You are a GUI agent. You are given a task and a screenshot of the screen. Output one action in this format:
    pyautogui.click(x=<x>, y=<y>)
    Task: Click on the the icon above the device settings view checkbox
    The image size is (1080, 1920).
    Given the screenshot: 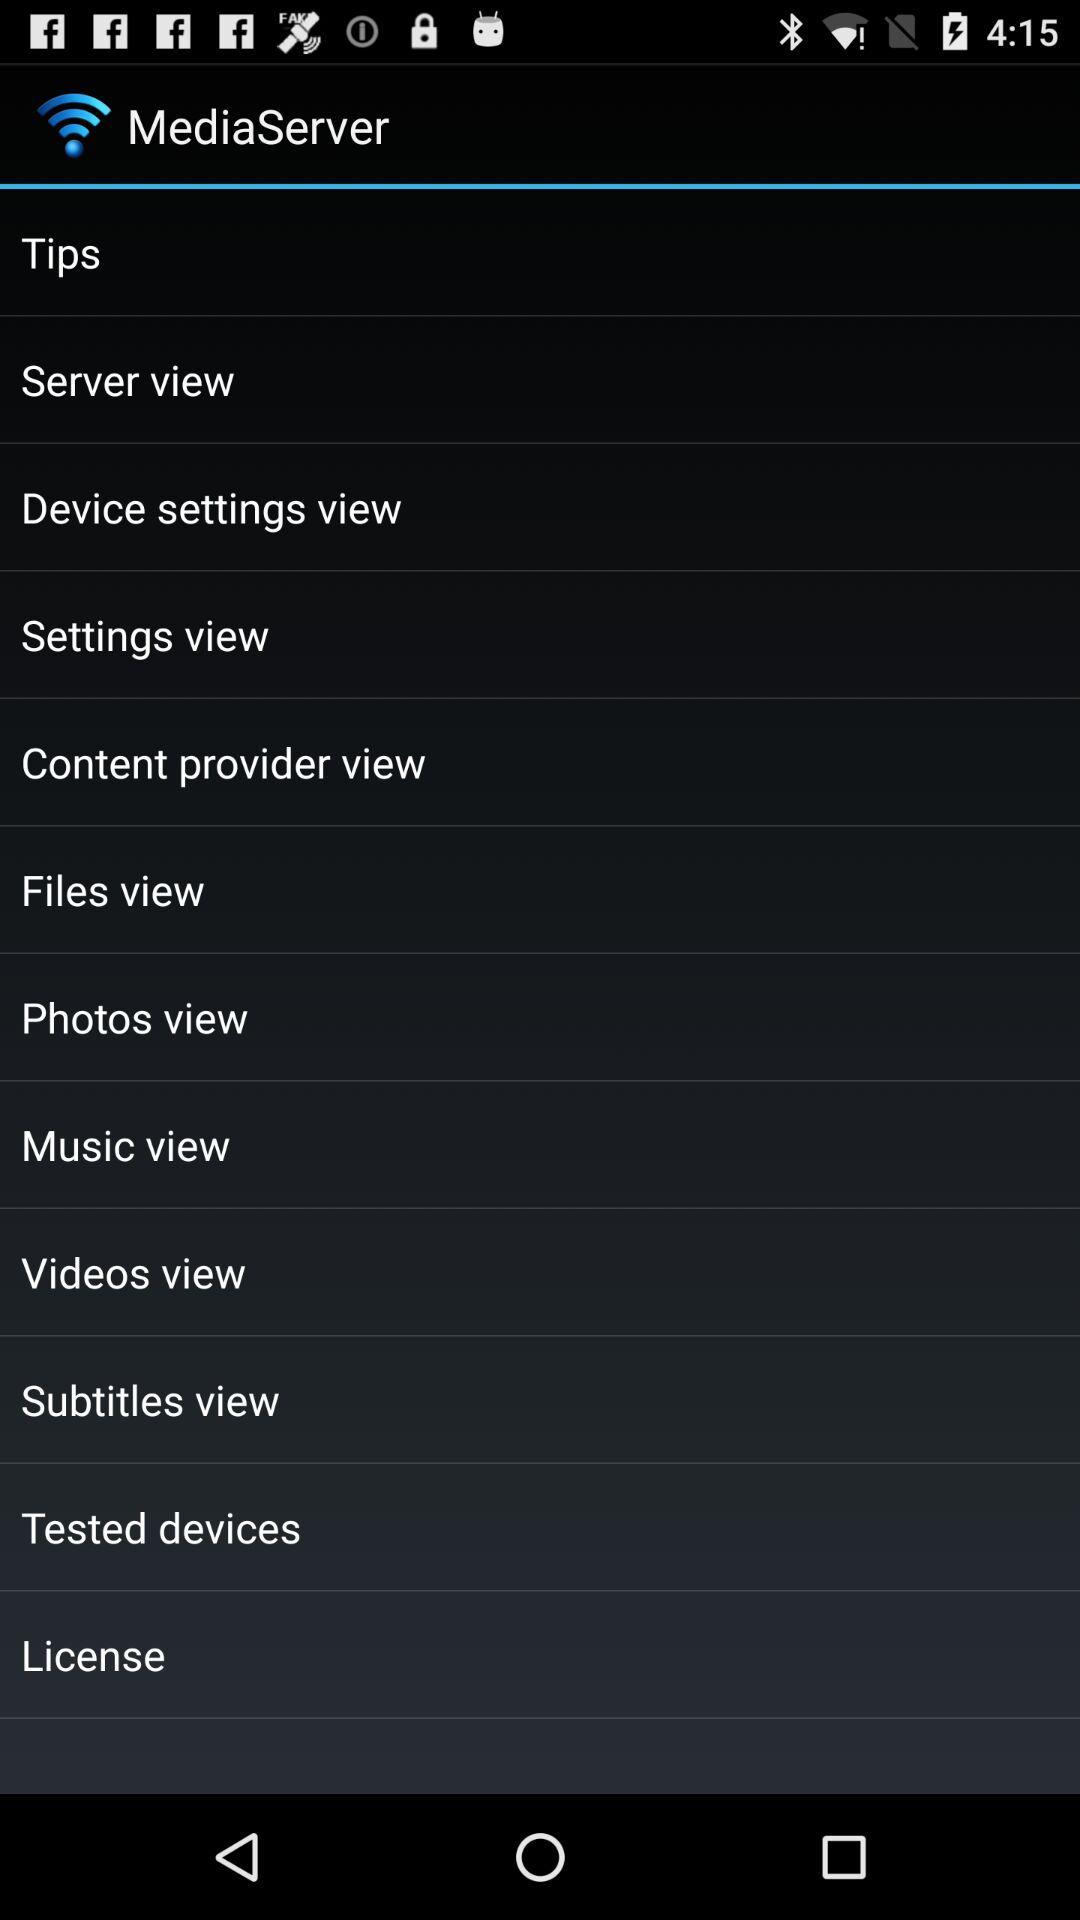 What is the action you would take?
    pyautogui.click(x=540, y=379)
    